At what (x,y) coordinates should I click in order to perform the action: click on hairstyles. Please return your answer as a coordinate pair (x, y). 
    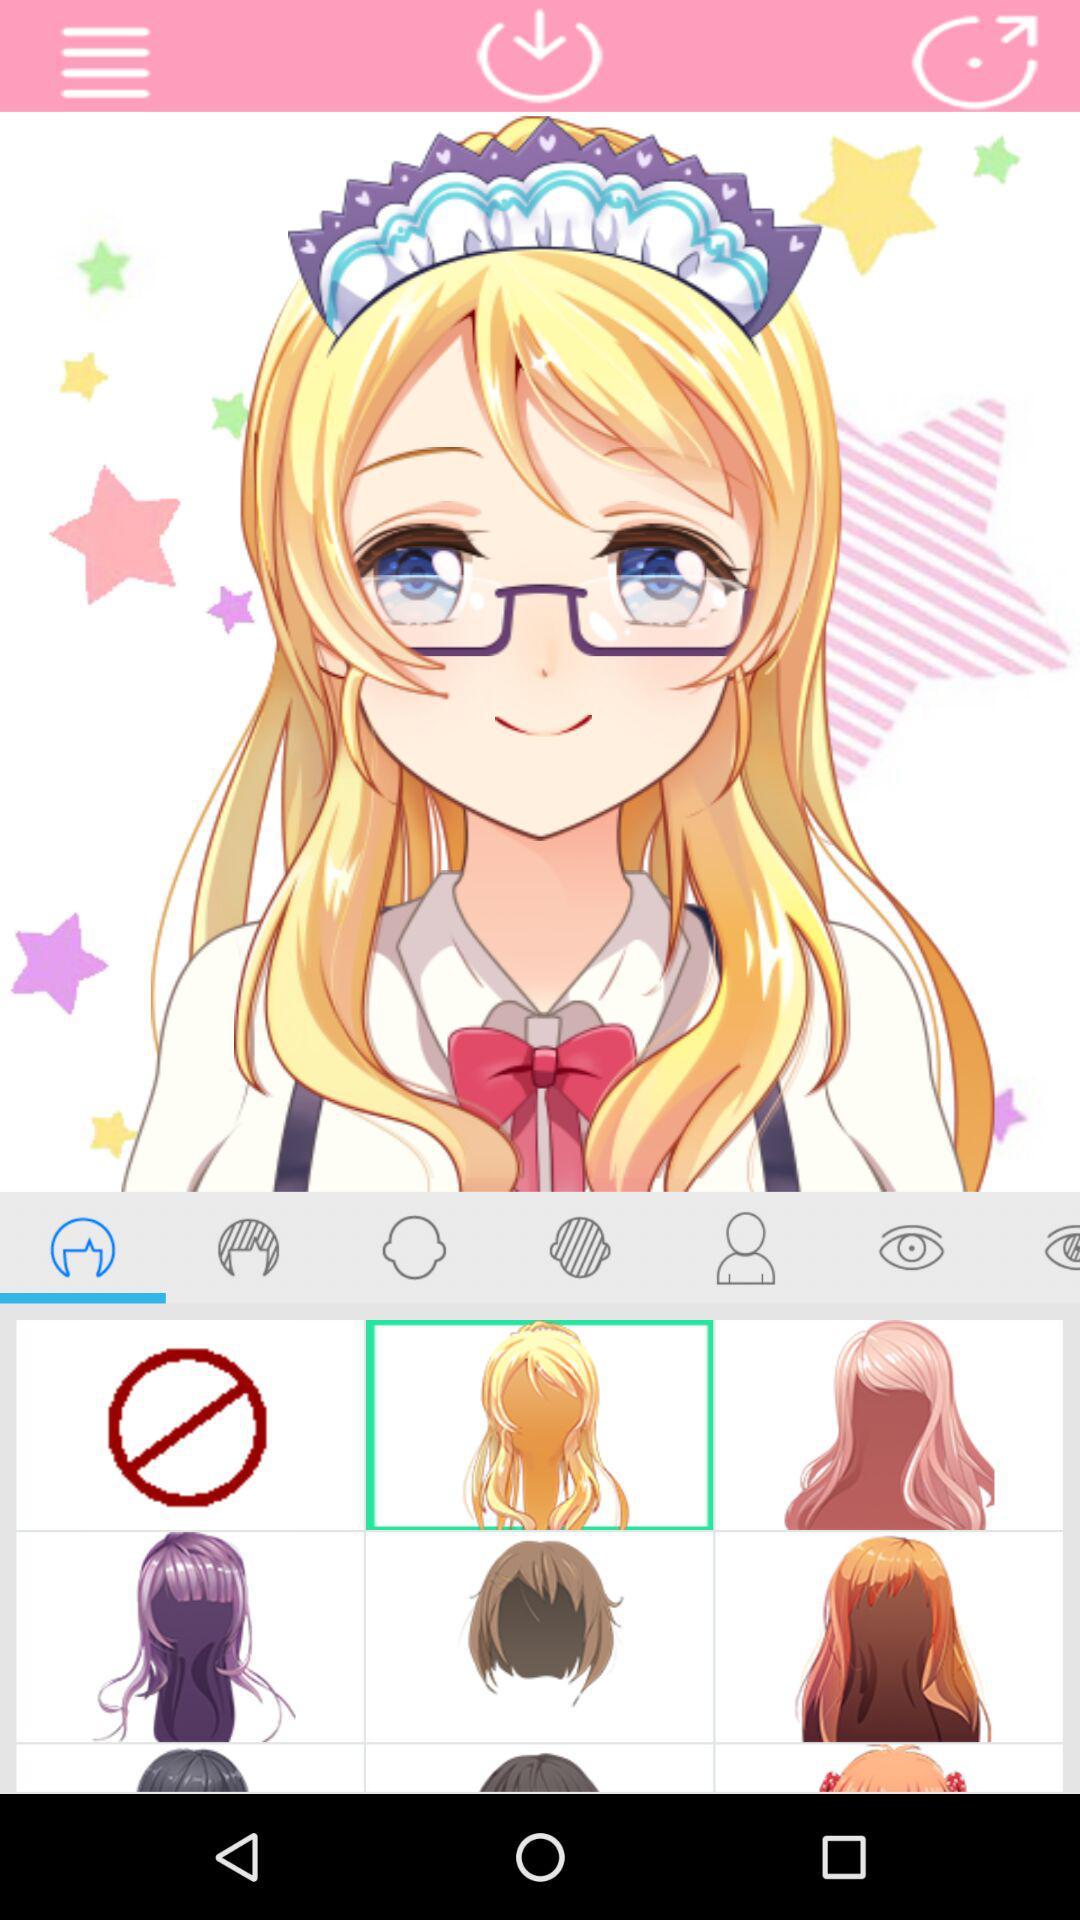
    Looking at the image, I should click on (81, 1246).